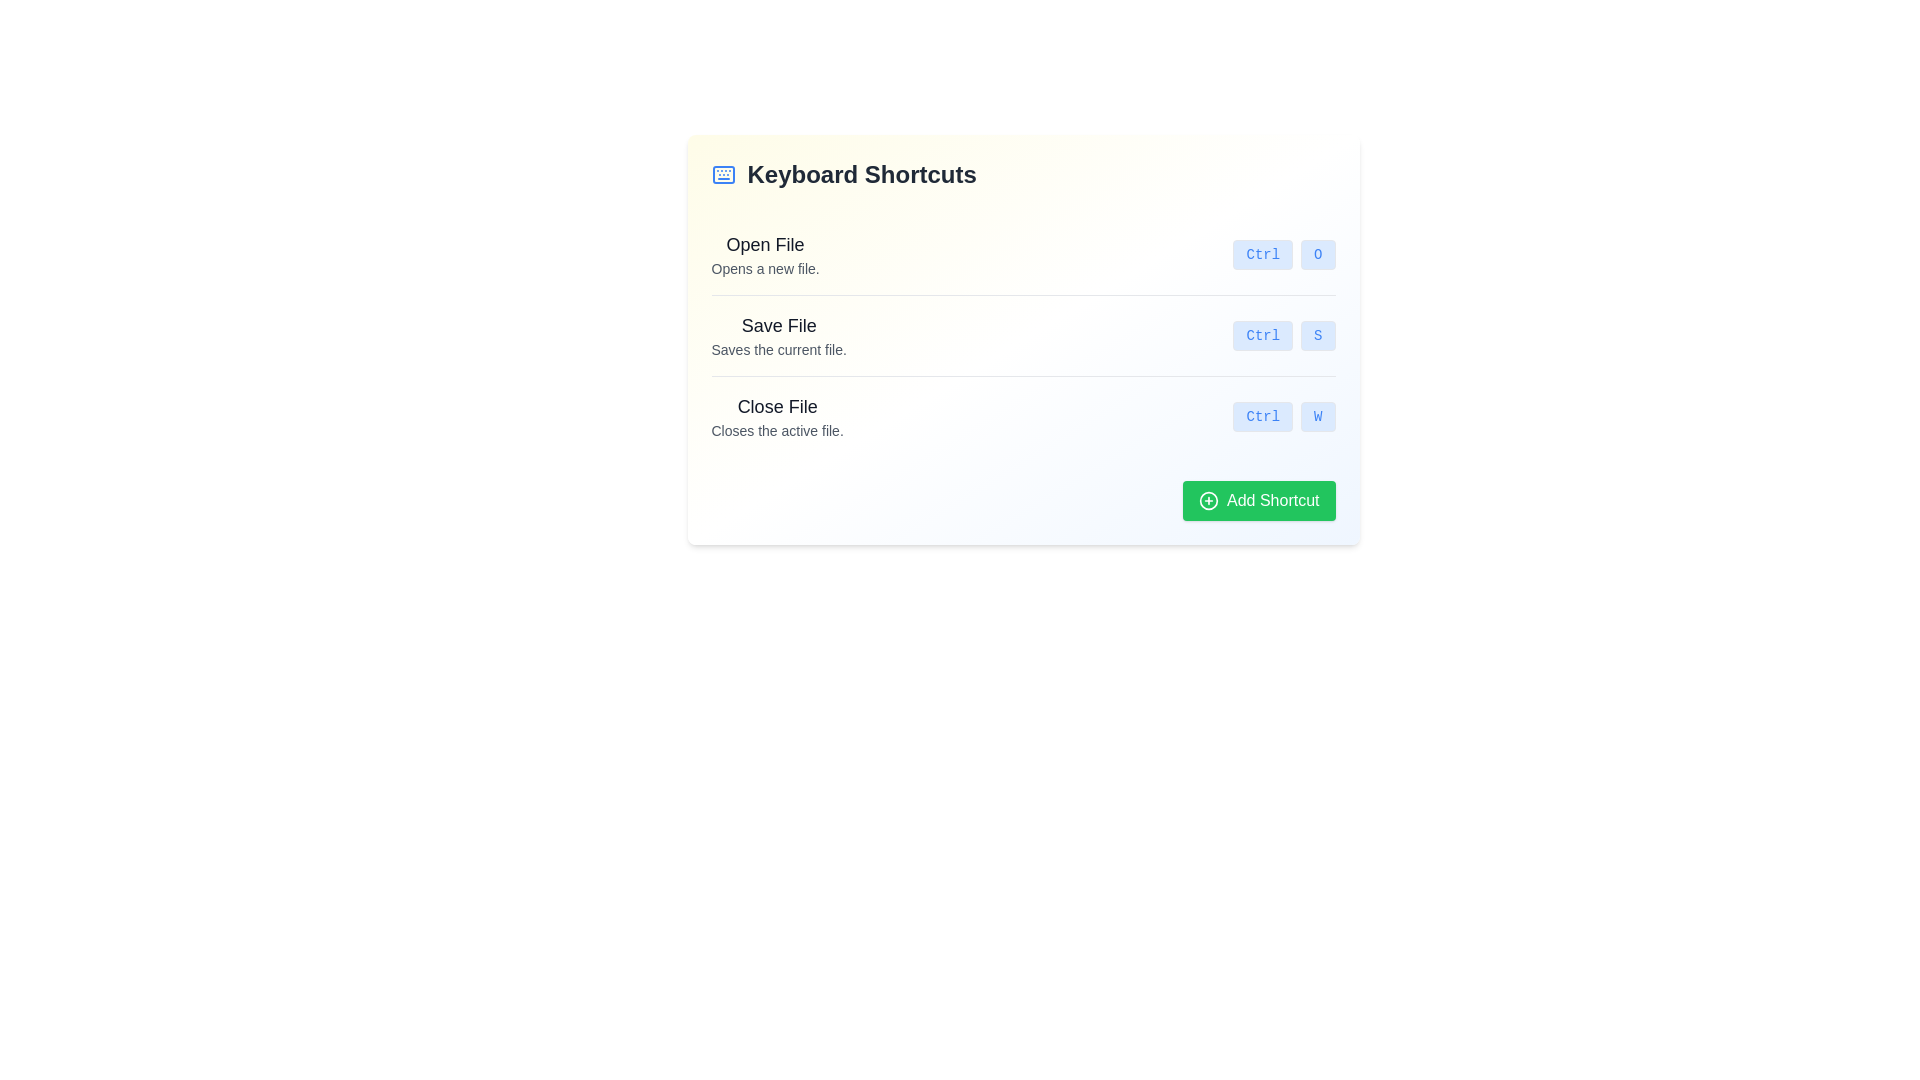  I want to click on the small rectangular button with a light blue background containing a bold 'S' character, styled in a monospace font, located in the second row of keyboard shortcuts, so click(1318, 334).